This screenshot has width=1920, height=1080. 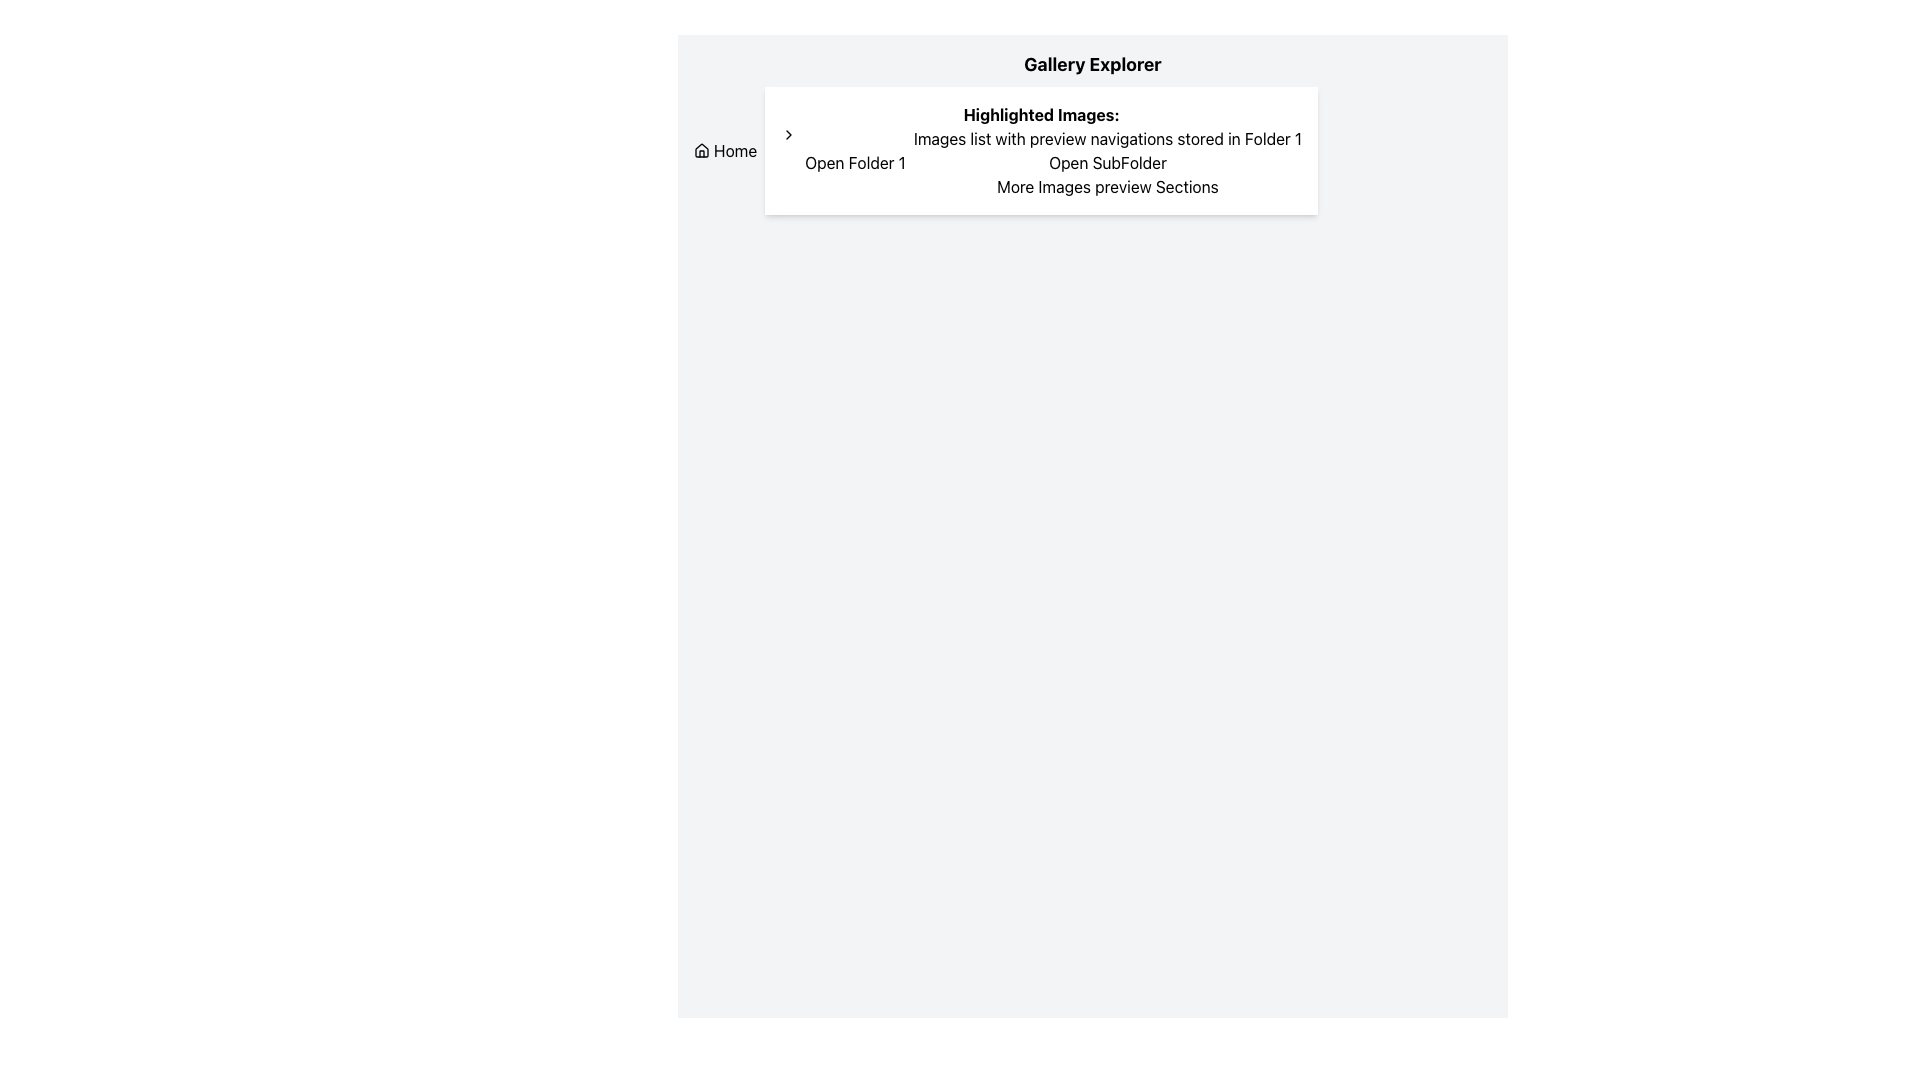 What do you see at coordinates (1040, 149) in the screenshot?
I see `the section titled 'Highlighted Images:' which contains buttons 'Open Folder 1' and 'Open SubFolder' for tooltips` at bounding box center [1040, 149].